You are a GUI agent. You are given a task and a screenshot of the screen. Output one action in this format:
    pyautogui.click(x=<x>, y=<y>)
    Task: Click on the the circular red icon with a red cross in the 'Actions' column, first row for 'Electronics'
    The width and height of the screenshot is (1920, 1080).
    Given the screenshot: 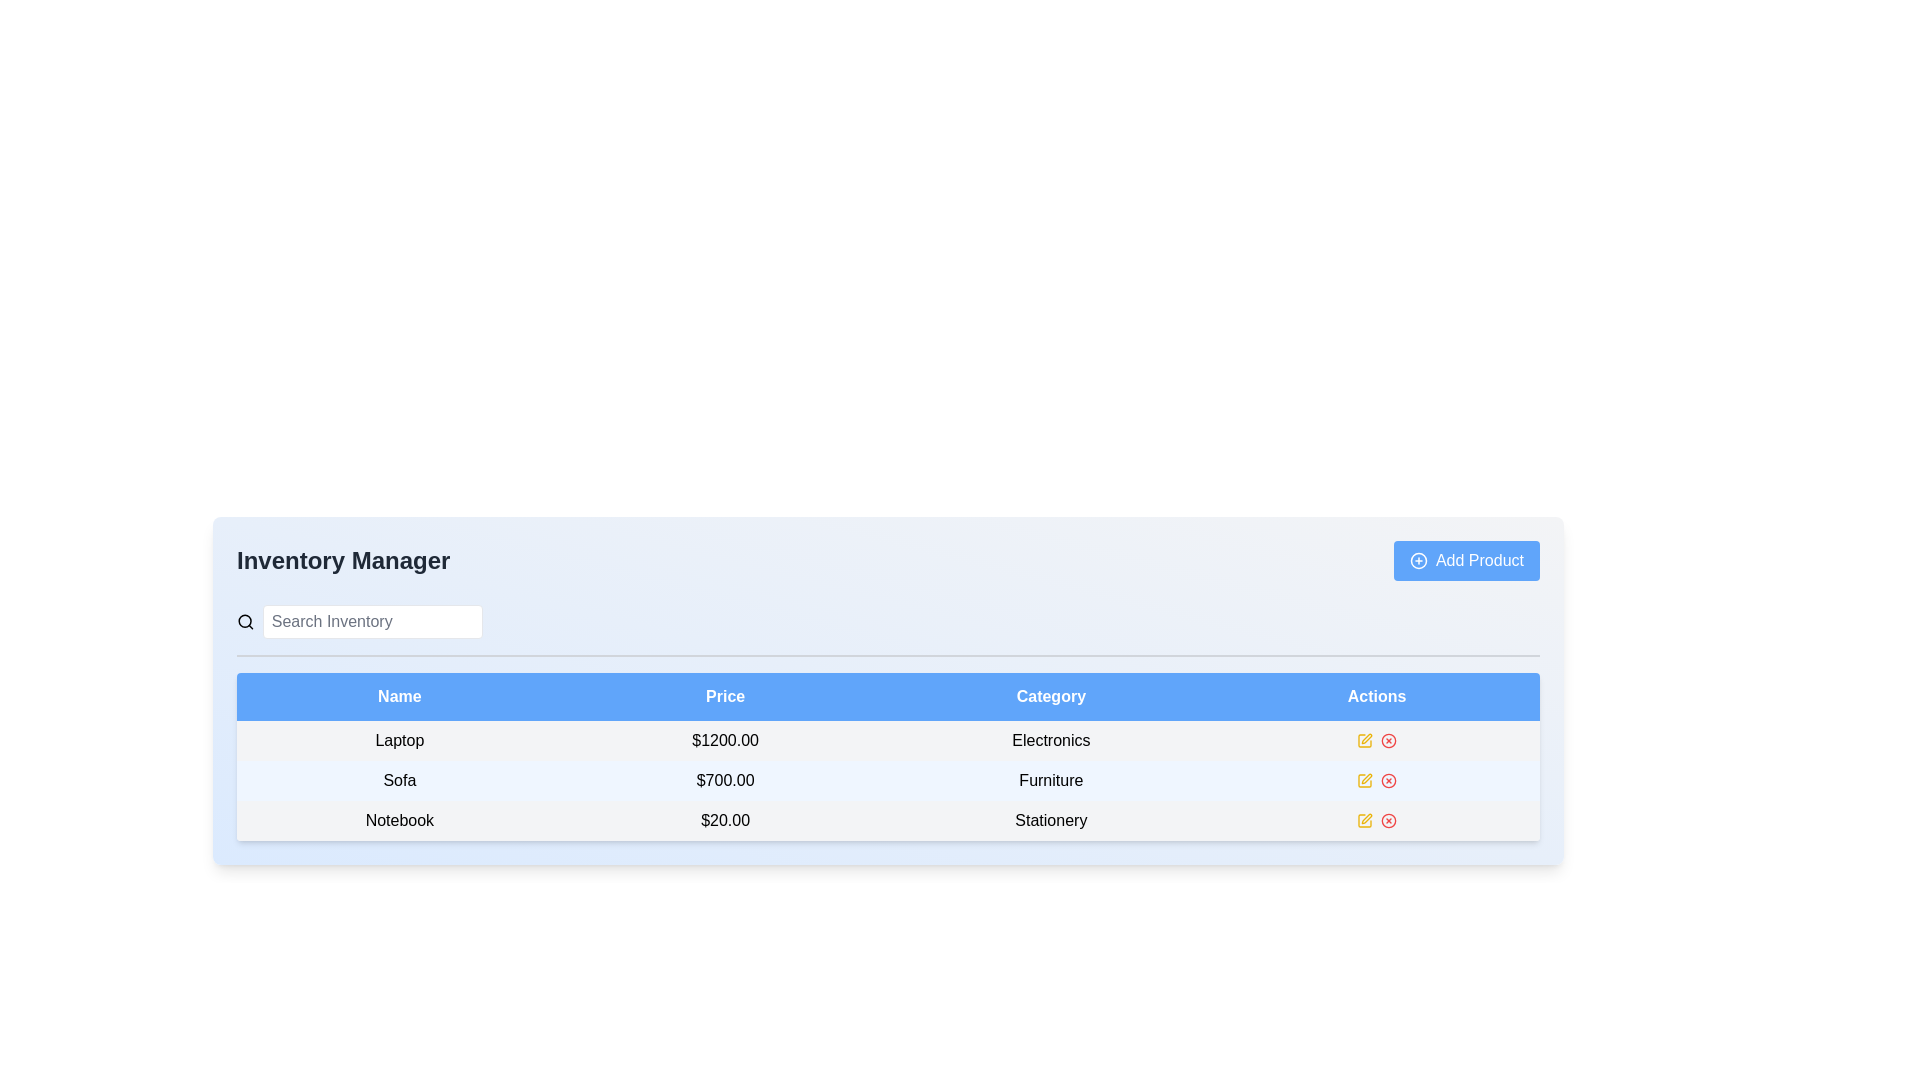 What is the action you would take?
    pyautogui.click(x=1388, y=740)
    